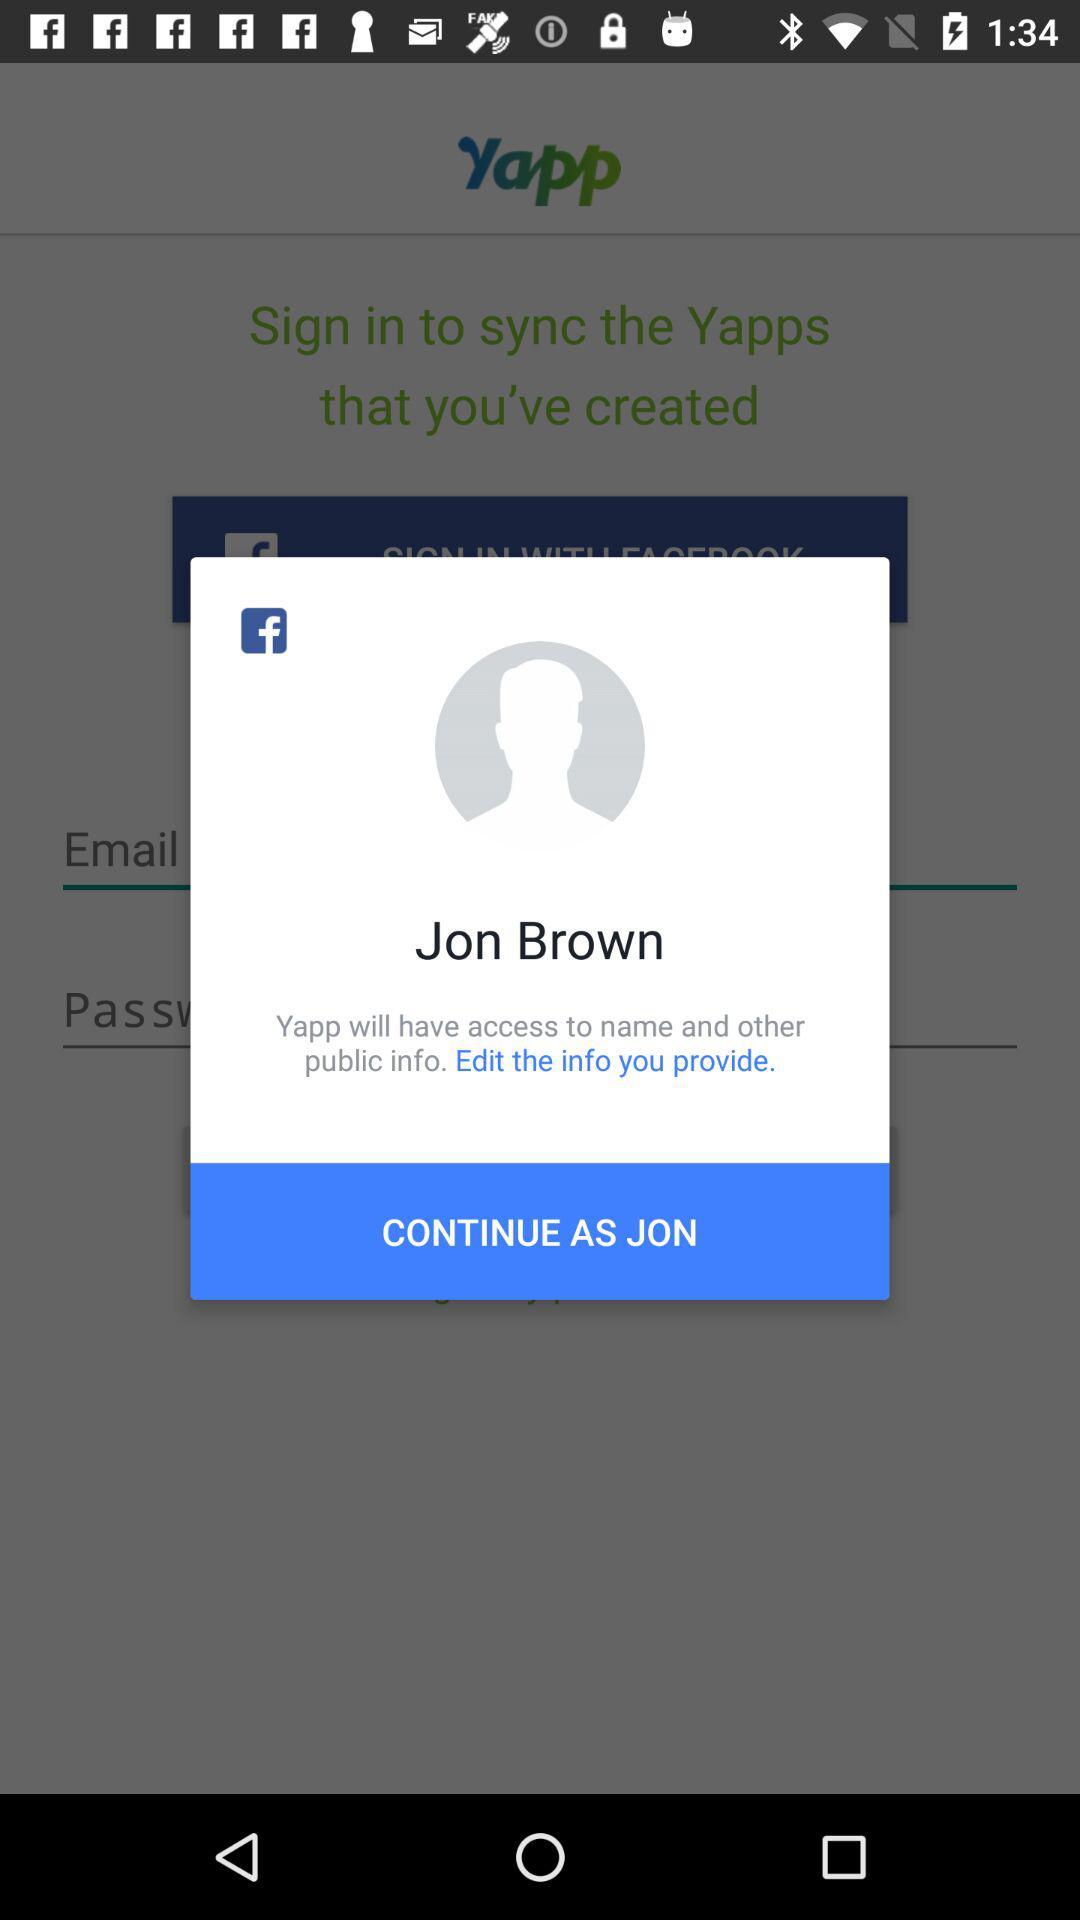 This screenshot has width=1080, height=1920. What do you see at coordinates (540, 1041) in the screenshot?
I see `yapp will have item` at bounding box center [540, 1041].